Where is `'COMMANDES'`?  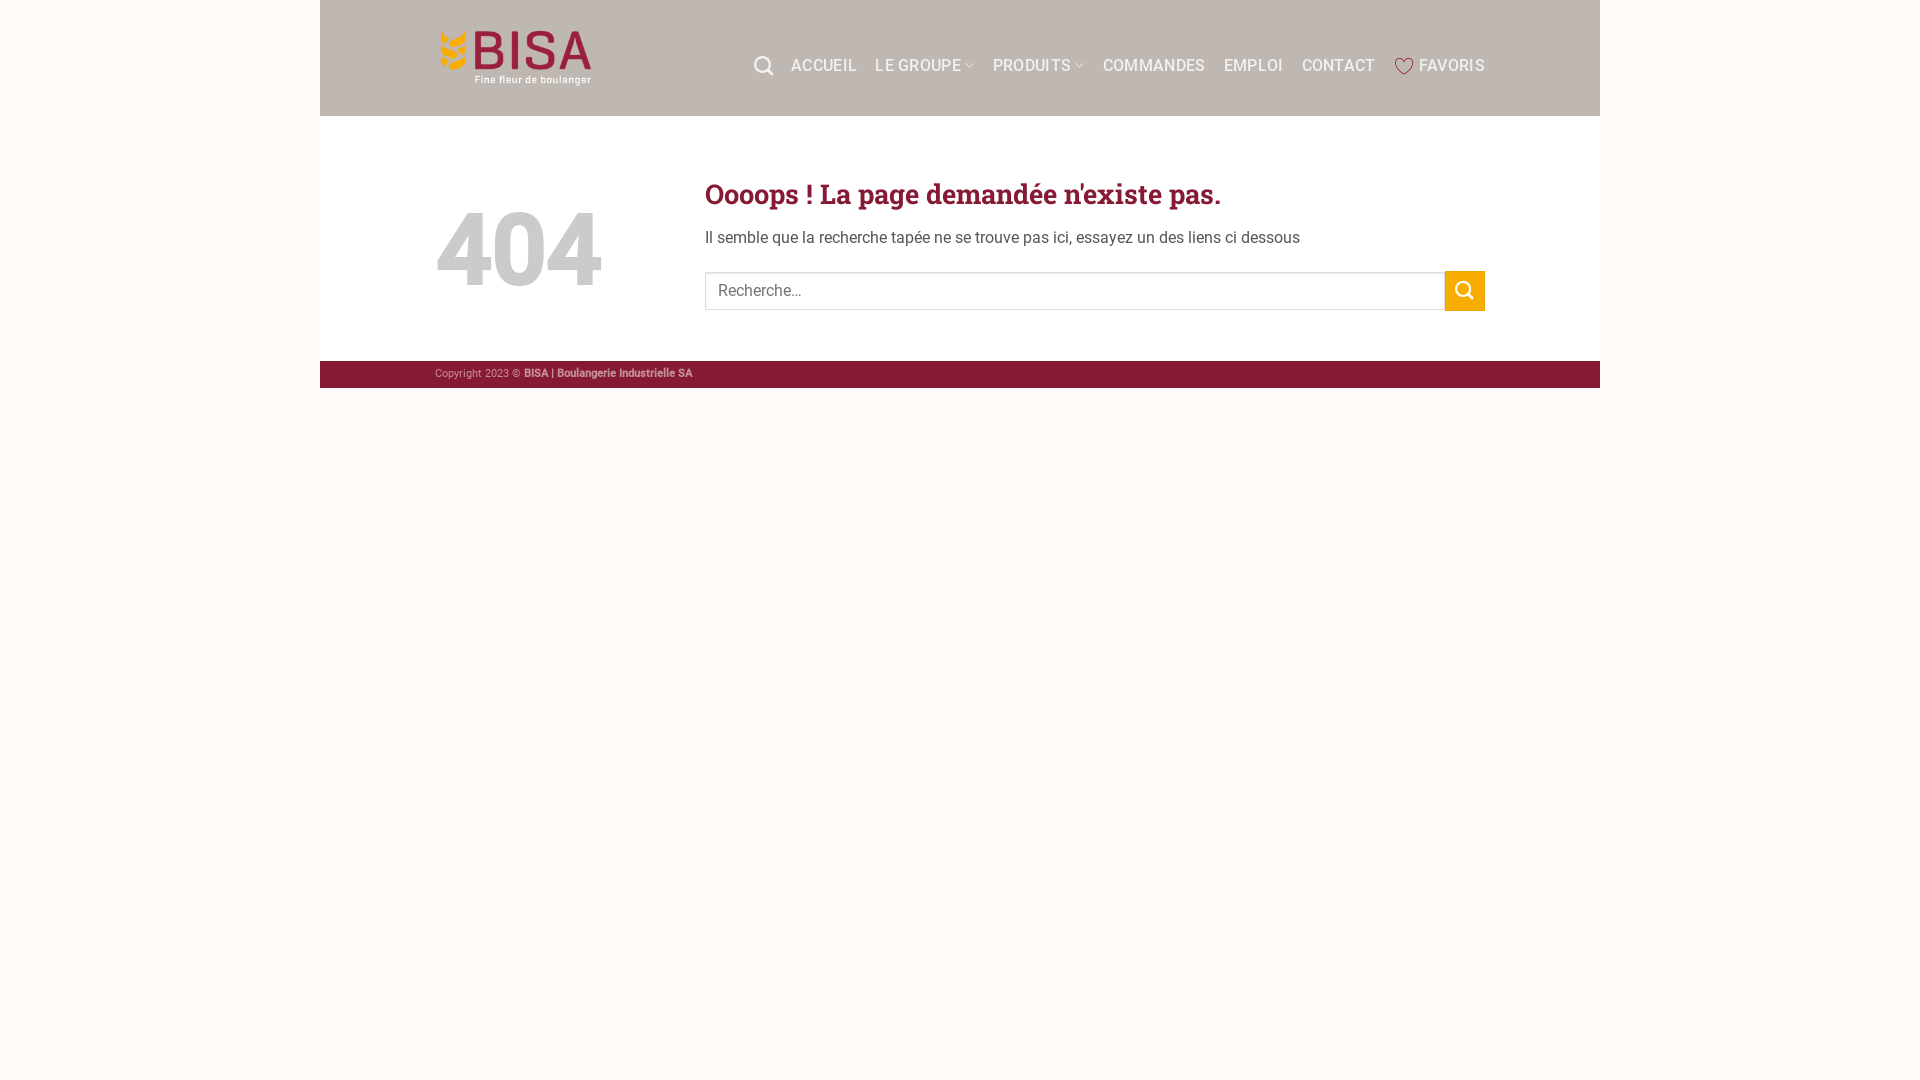 'COMMANDES' is located at coordinates (1154, 64).